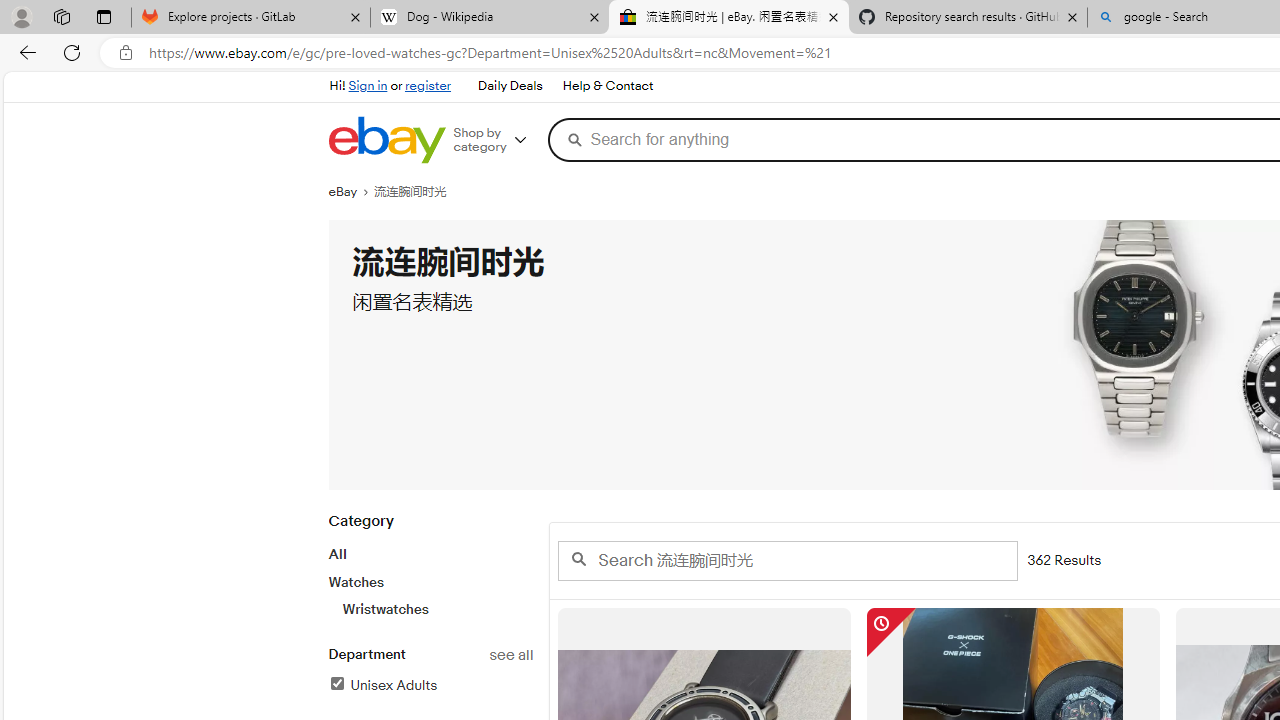 The height and width of the screenshot is (720, 1280). I want to click on 'CategoryAllWatchesWristwatches', so click(429, 576).